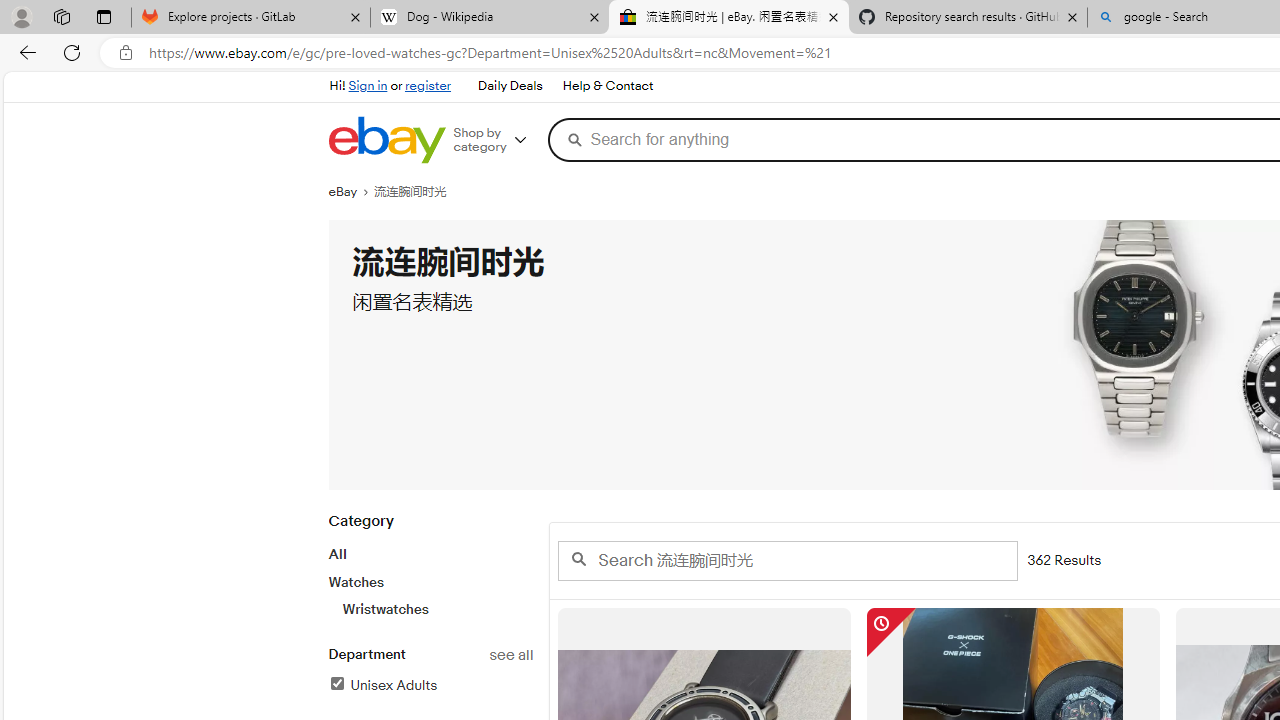 The height and width of the screenshot is (720, 1280). I want to click on 'CategoryAllWatchesWristwatches', so click(429, 576).